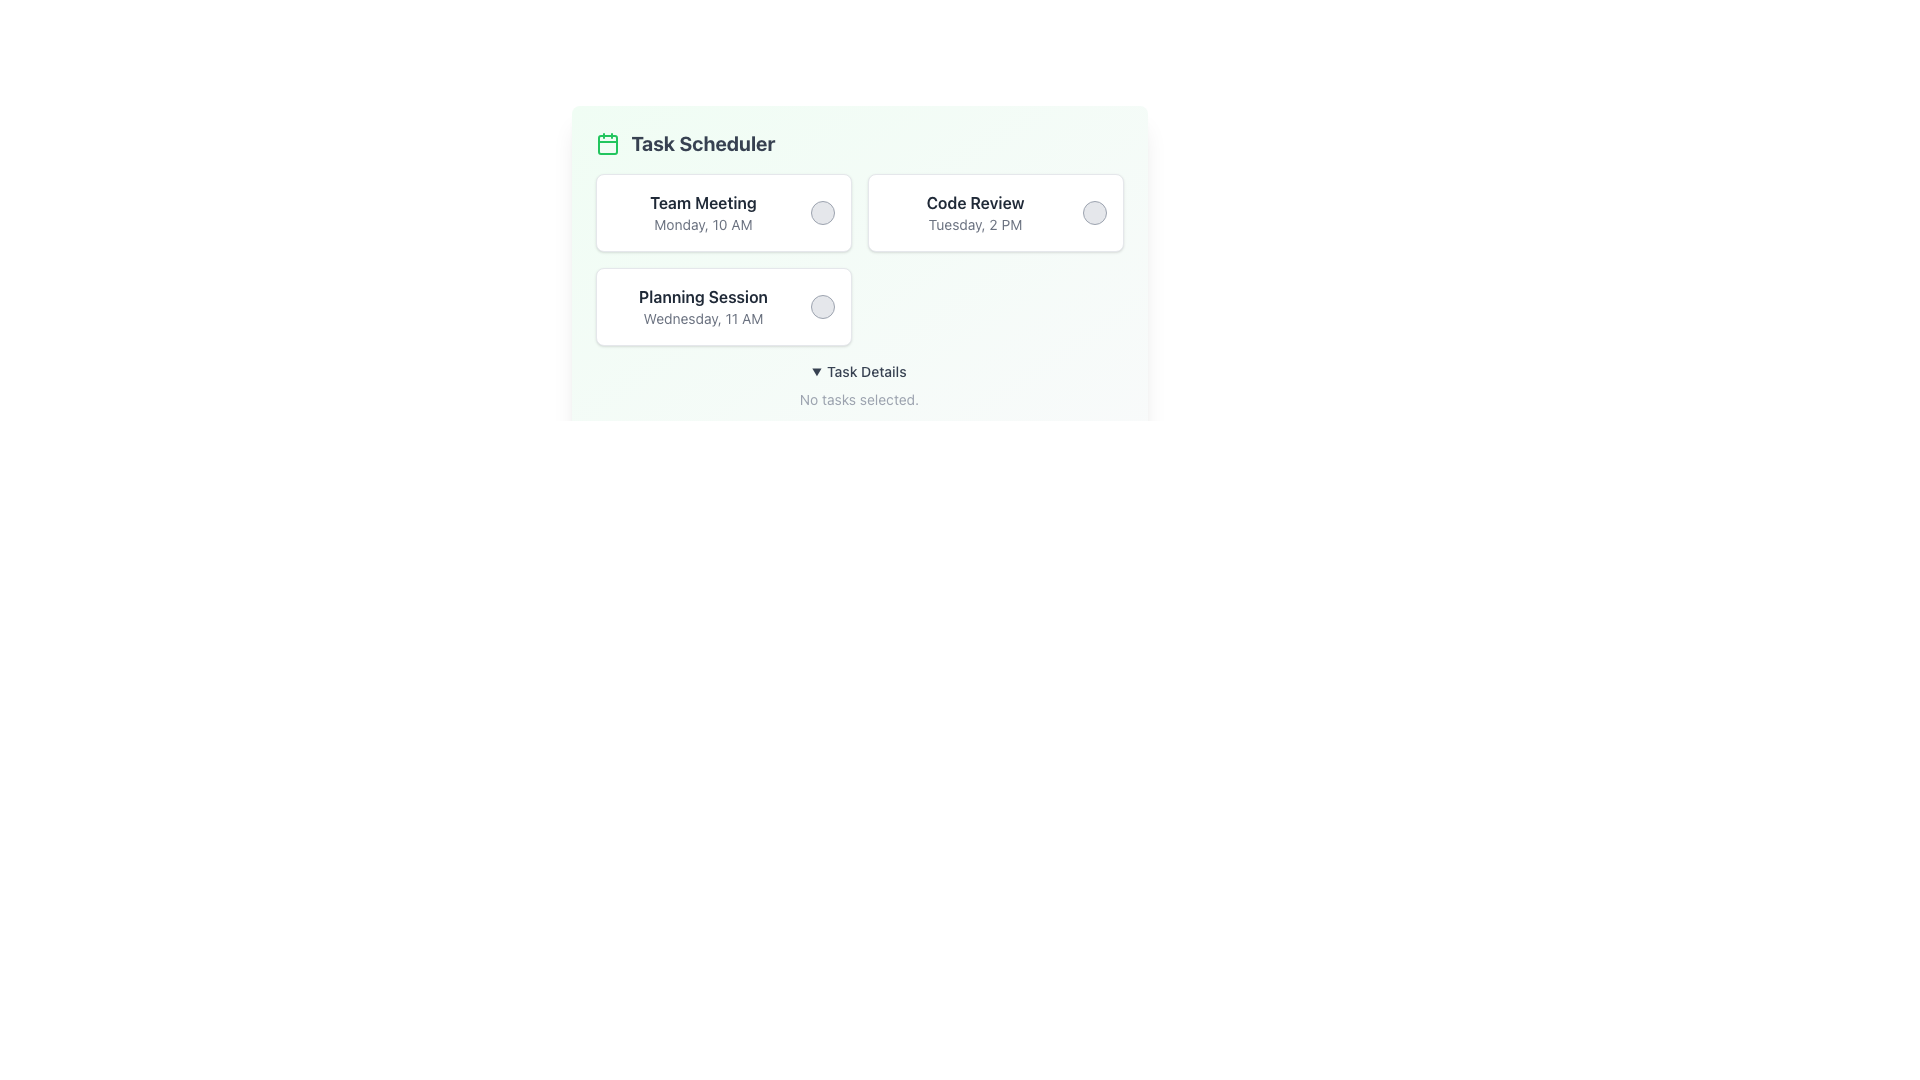 This screenshot has width=1920, height=1080. What do you see at coordinates (703, 142) in the screenshot?
I see `text label that serves as a header for the task scheduling feature, located to the right of the calendar icon and centered at the top of the interface layout` at bounding box center [703, 142].